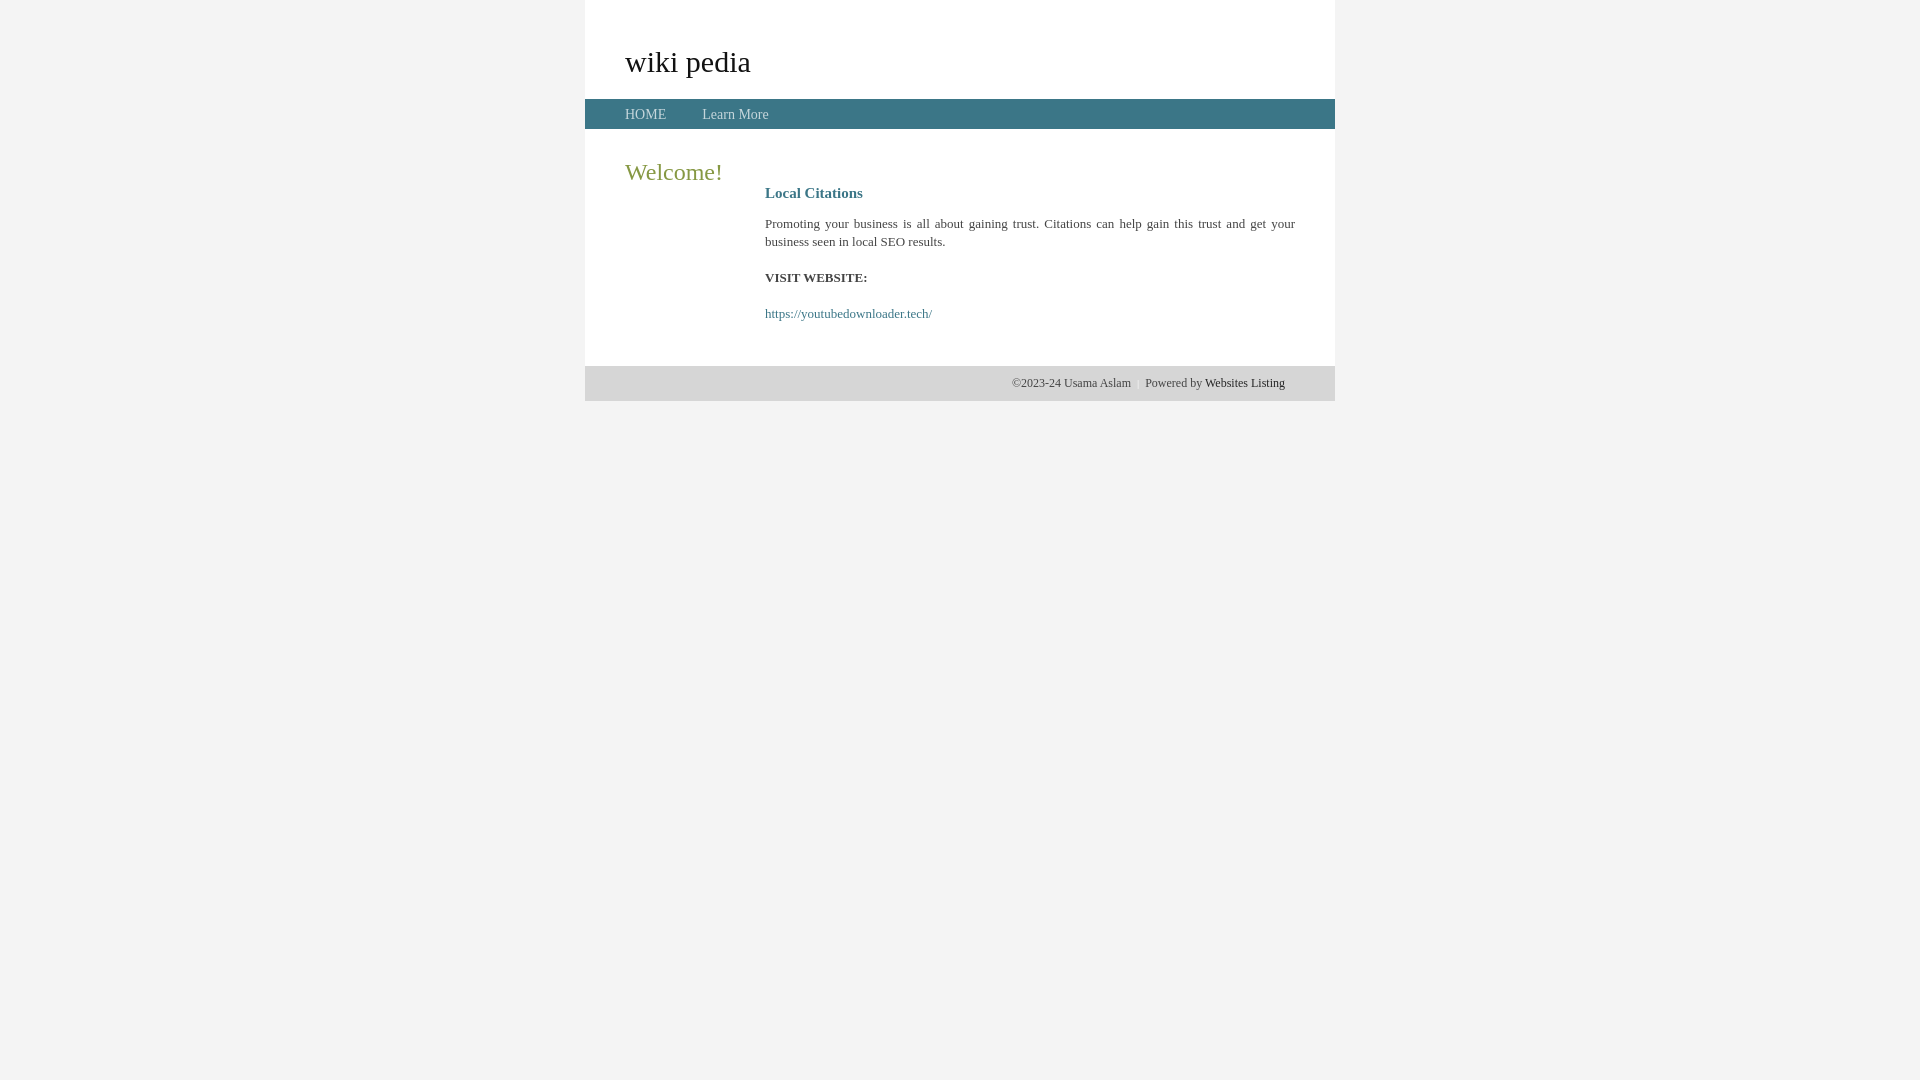  I want to click on 'https://youtubedownloader.tech/', so click(848, 313).